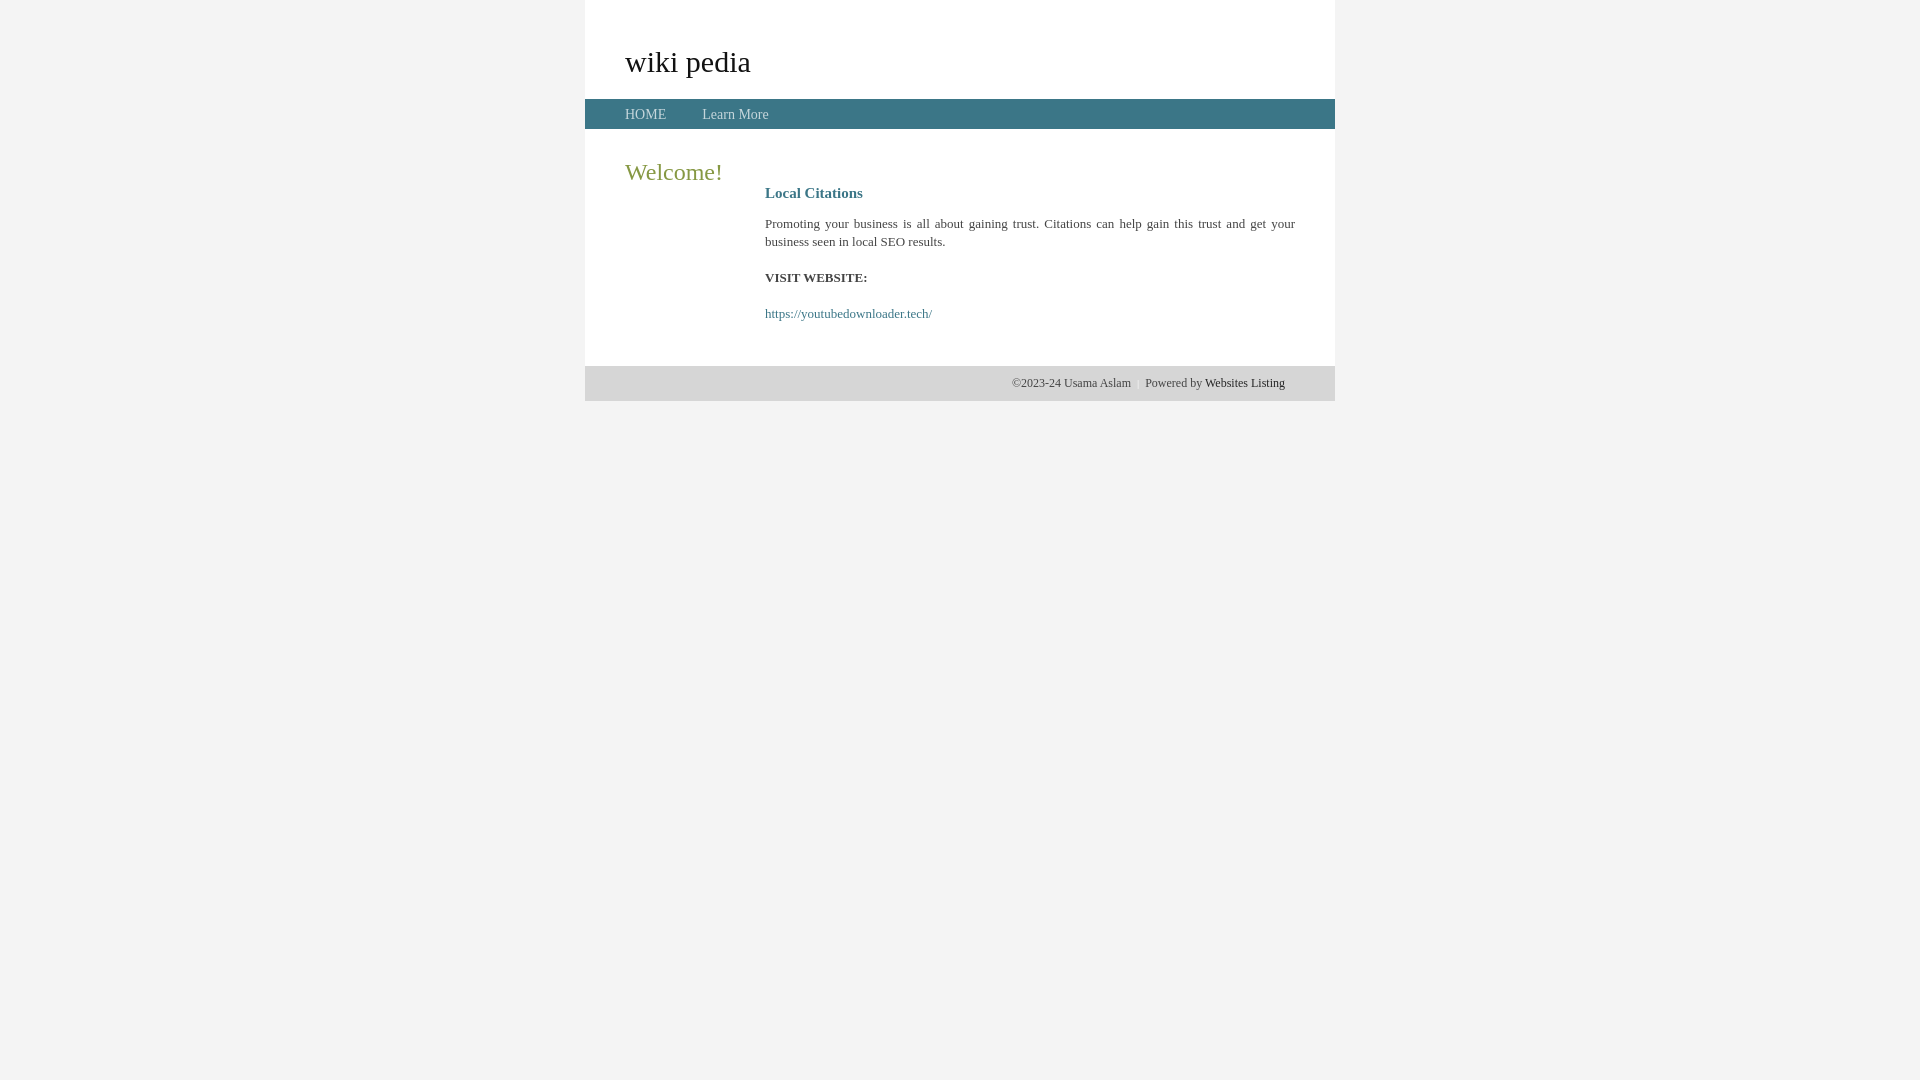  I want to click on 'https://youtubedownloader.tech/', so click(848, 313).